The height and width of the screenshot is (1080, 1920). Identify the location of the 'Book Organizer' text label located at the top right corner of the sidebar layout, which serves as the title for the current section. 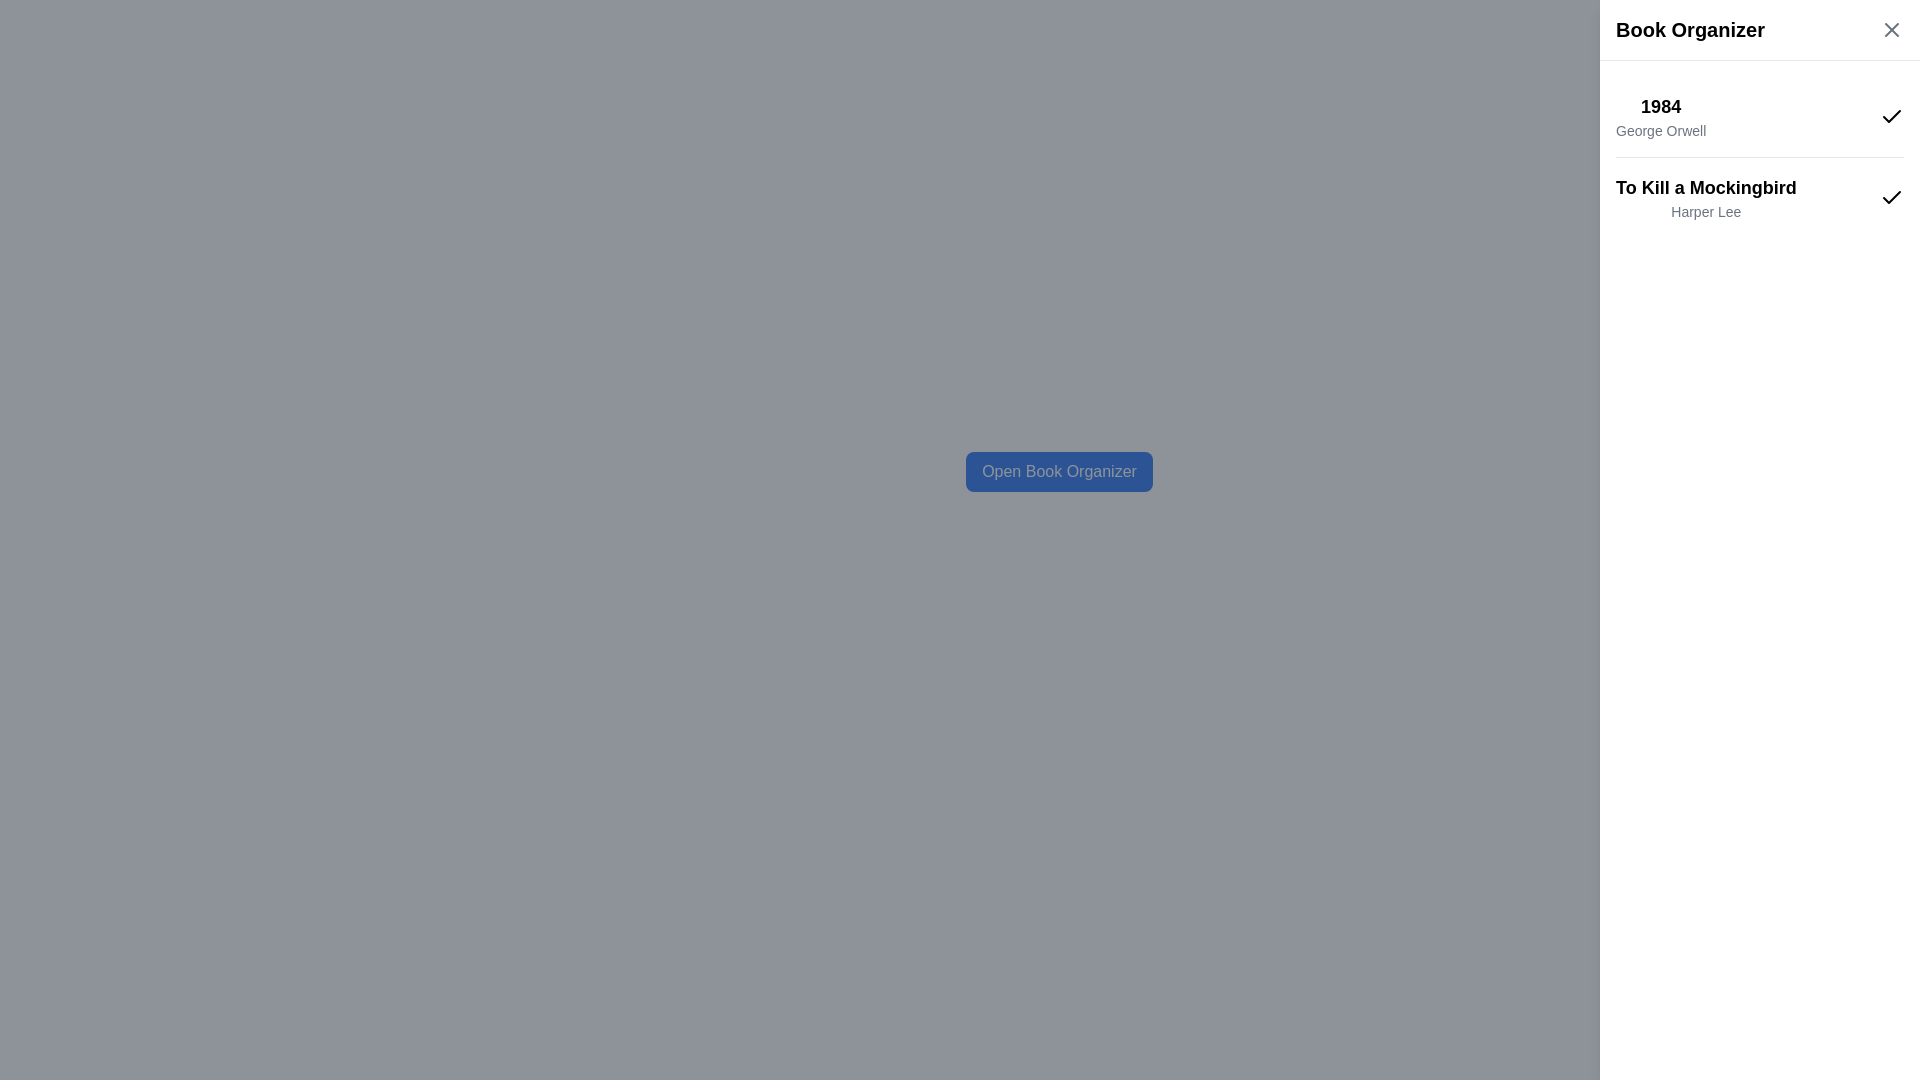
(1689, 30).